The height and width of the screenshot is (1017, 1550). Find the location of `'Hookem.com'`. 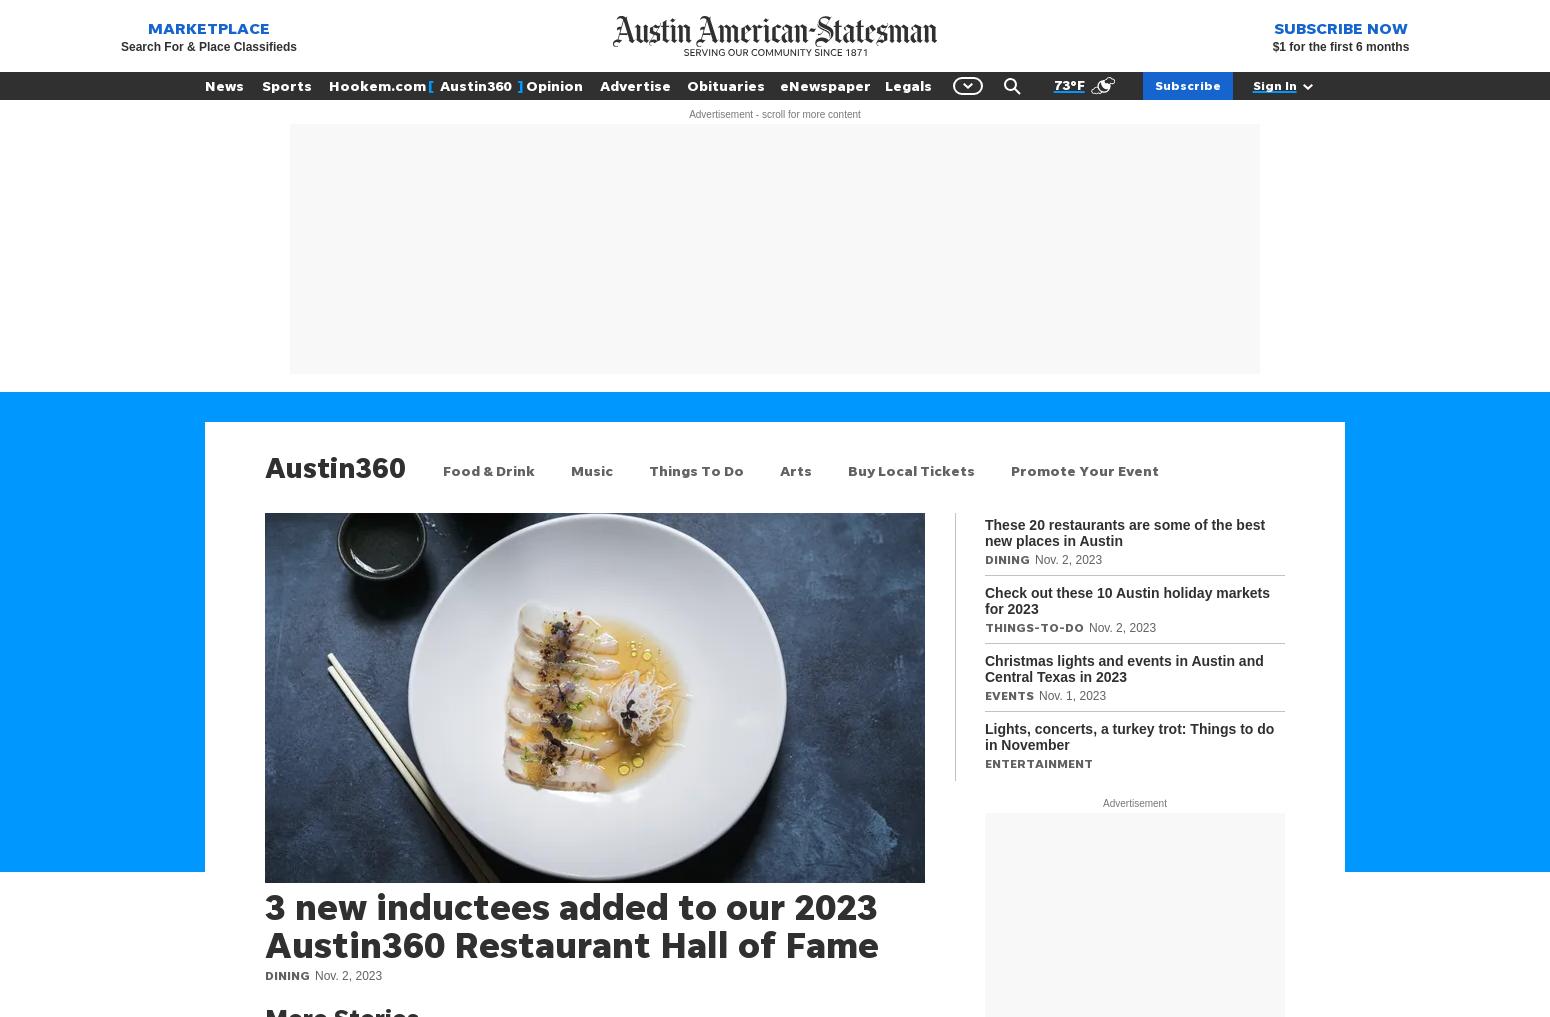

'Hookem.com' is located at coordinates (375, 85).